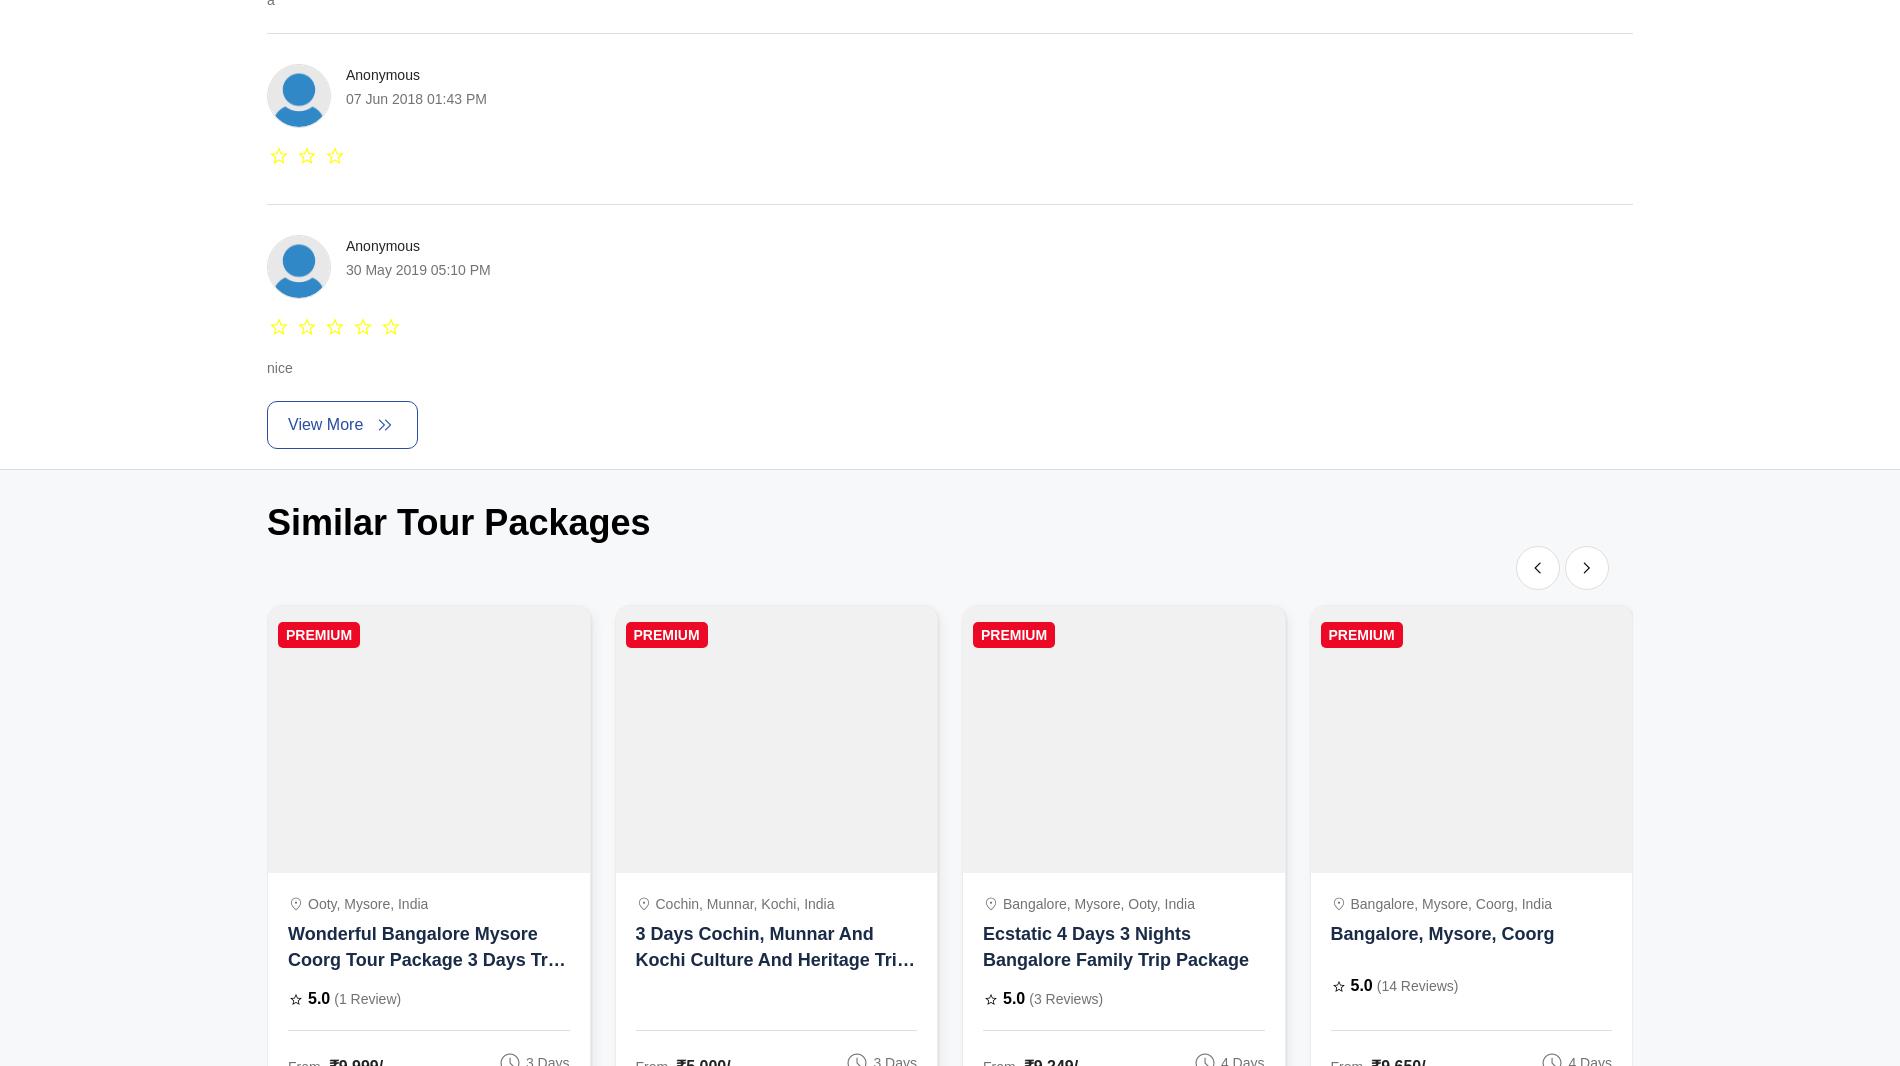  I want to click on 'chevron_left', so click(1526, 566).